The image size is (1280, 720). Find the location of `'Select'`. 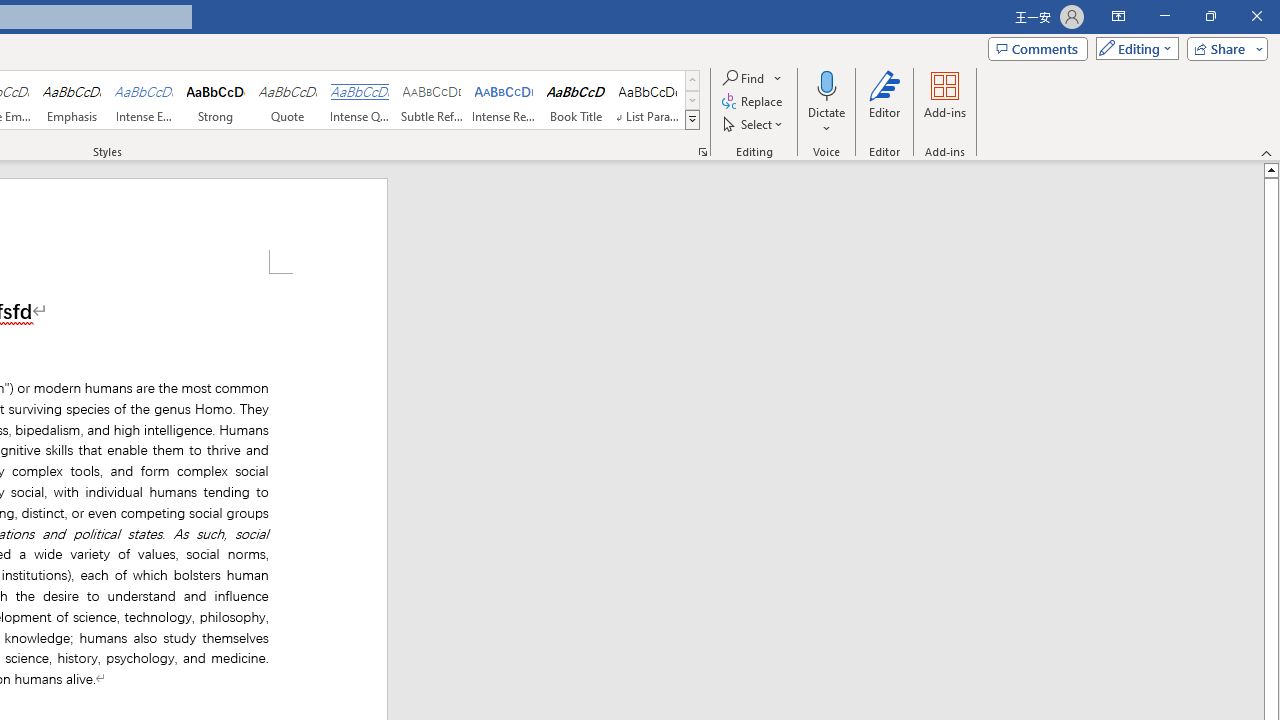

'Select' is located at coordinates (753, 124).